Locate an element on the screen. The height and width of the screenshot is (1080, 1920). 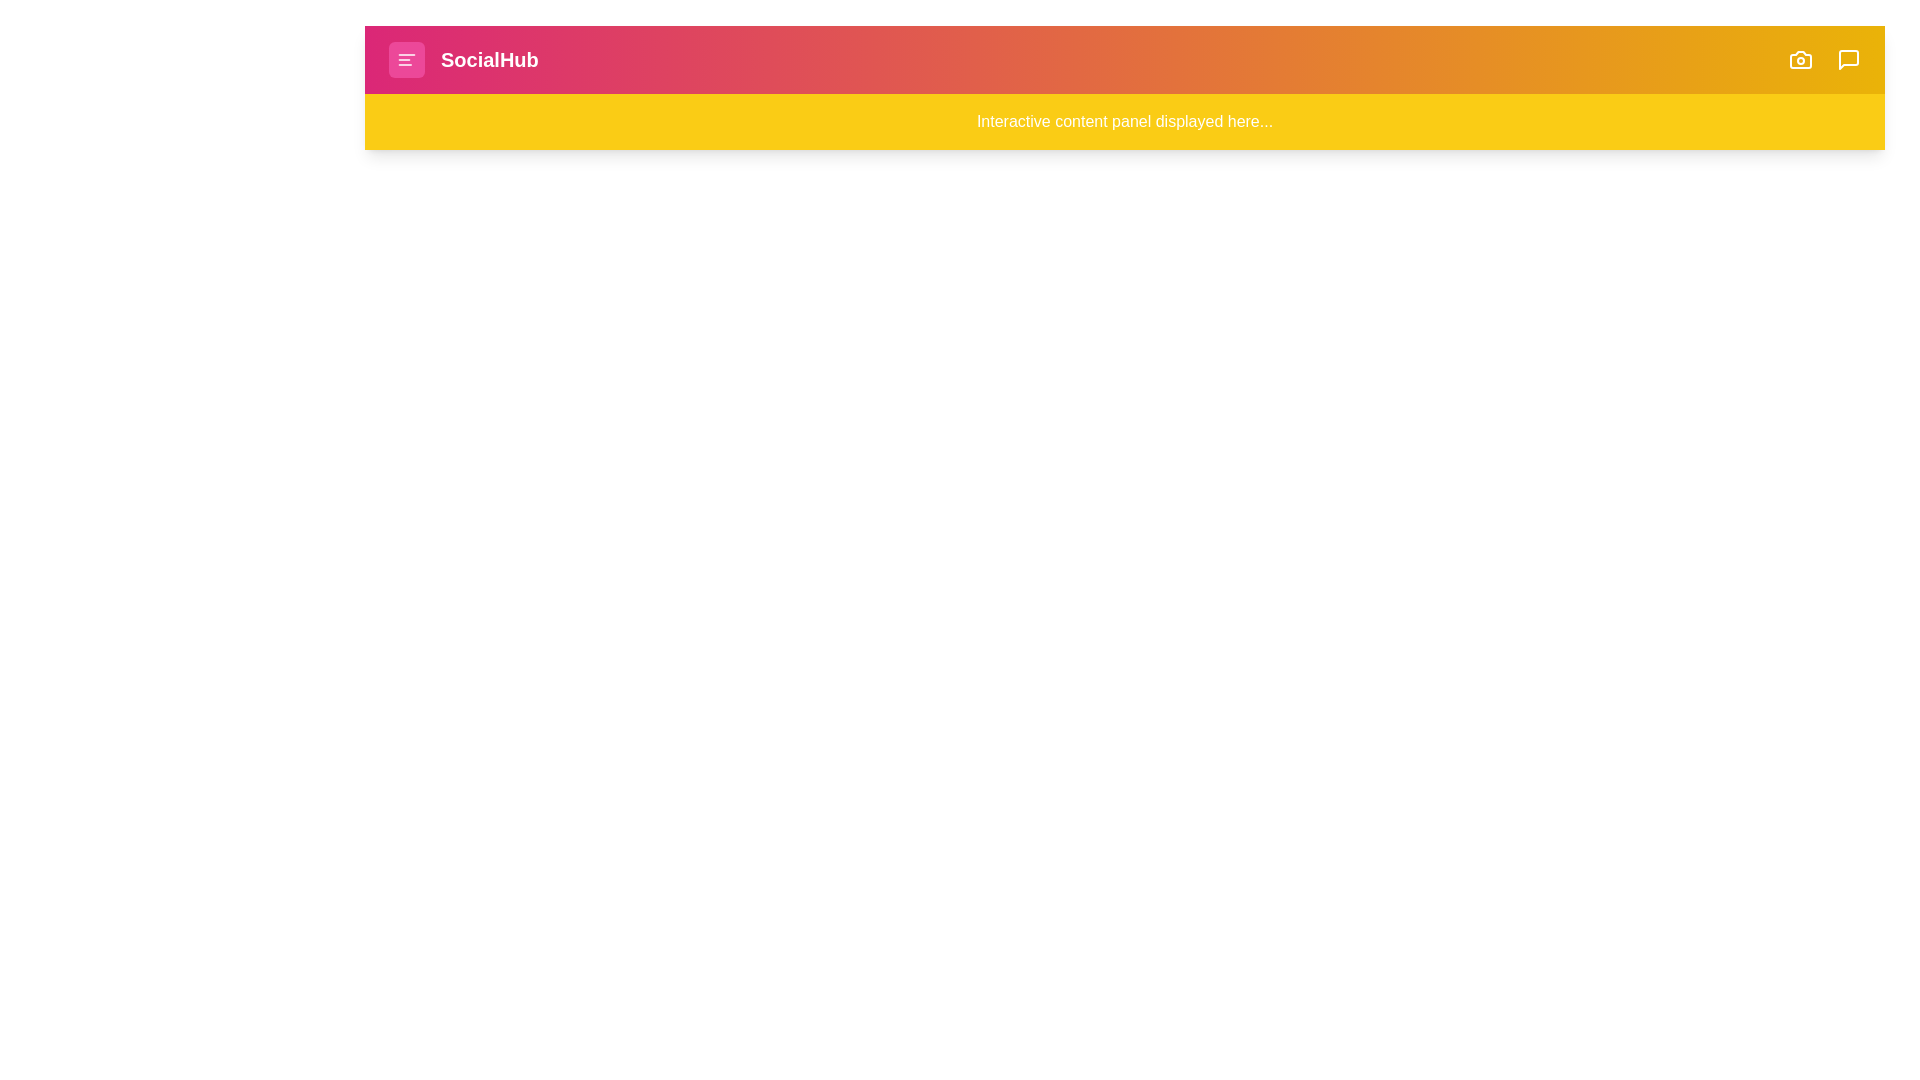
the MessageSquare icon button to open the messaging feature is located at coordinates (1847, 59).